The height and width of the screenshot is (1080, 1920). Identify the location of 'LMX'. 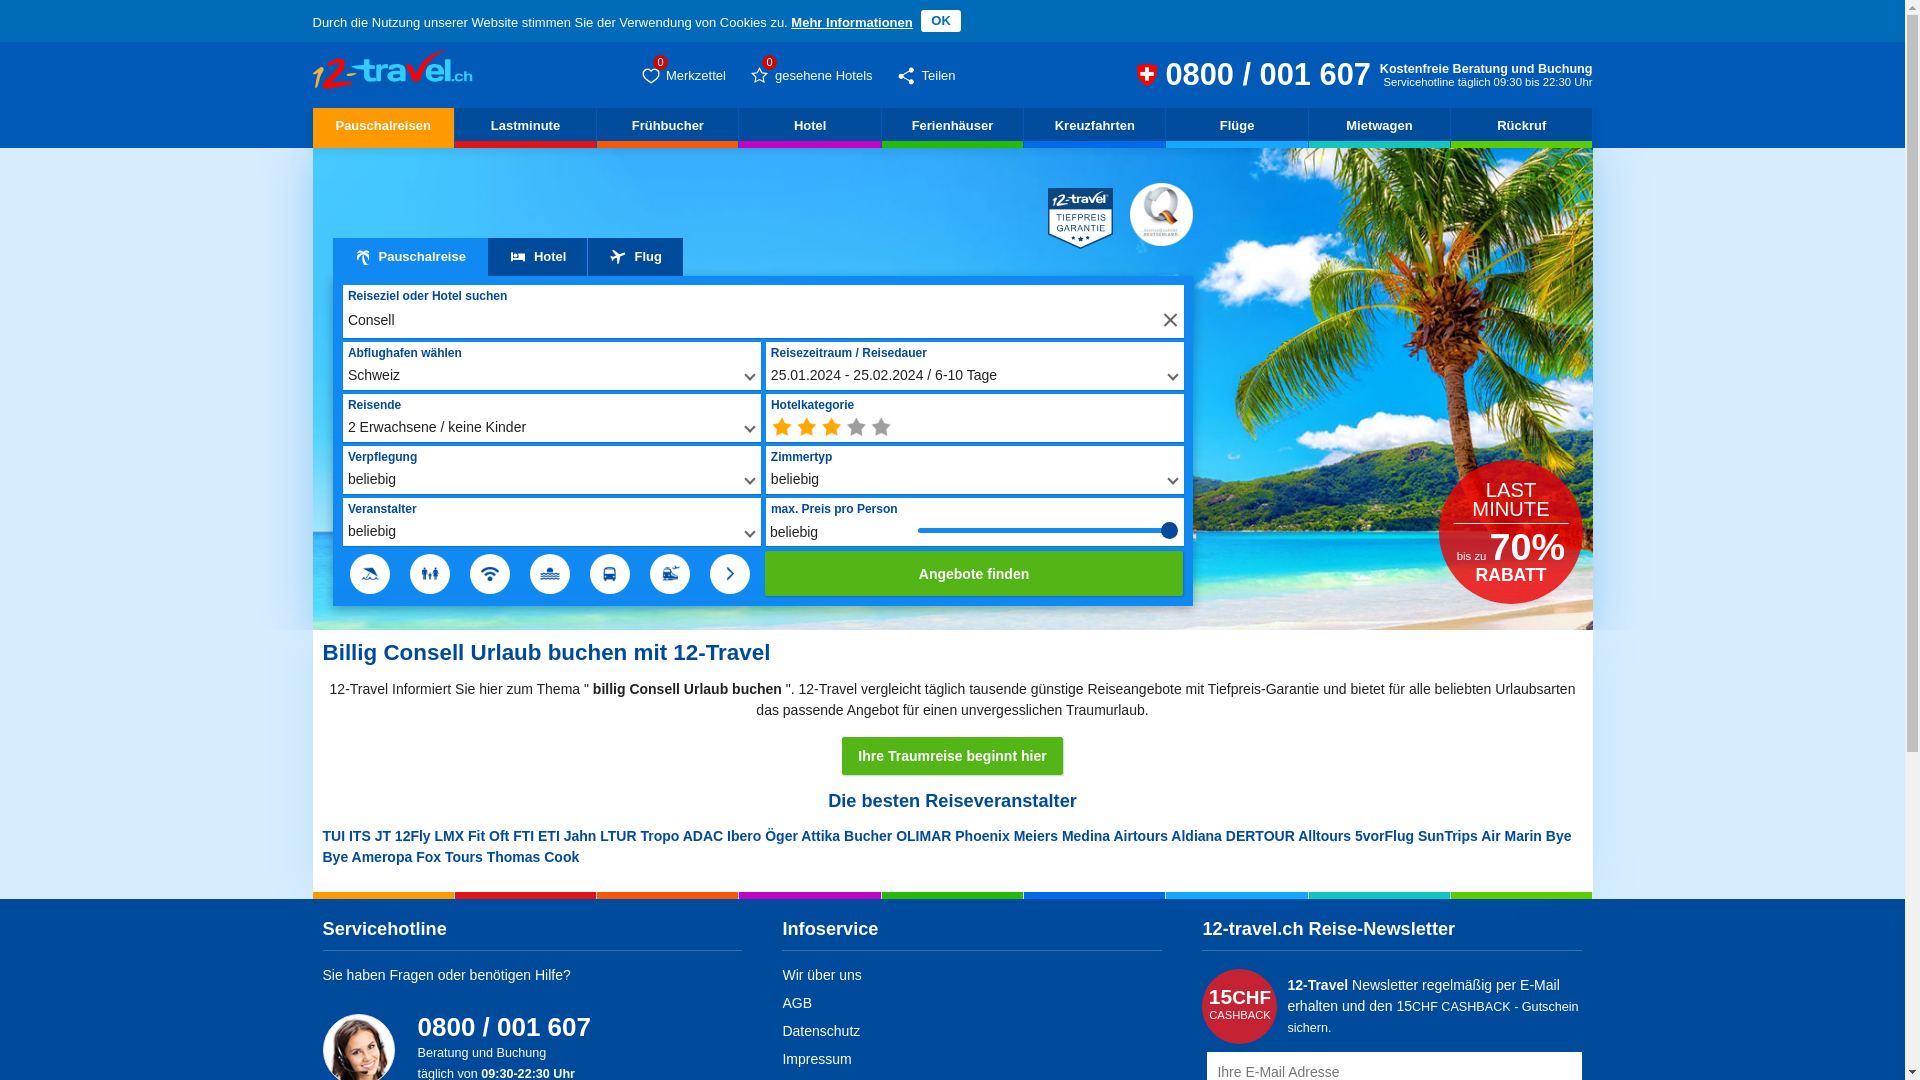
(449, 836).